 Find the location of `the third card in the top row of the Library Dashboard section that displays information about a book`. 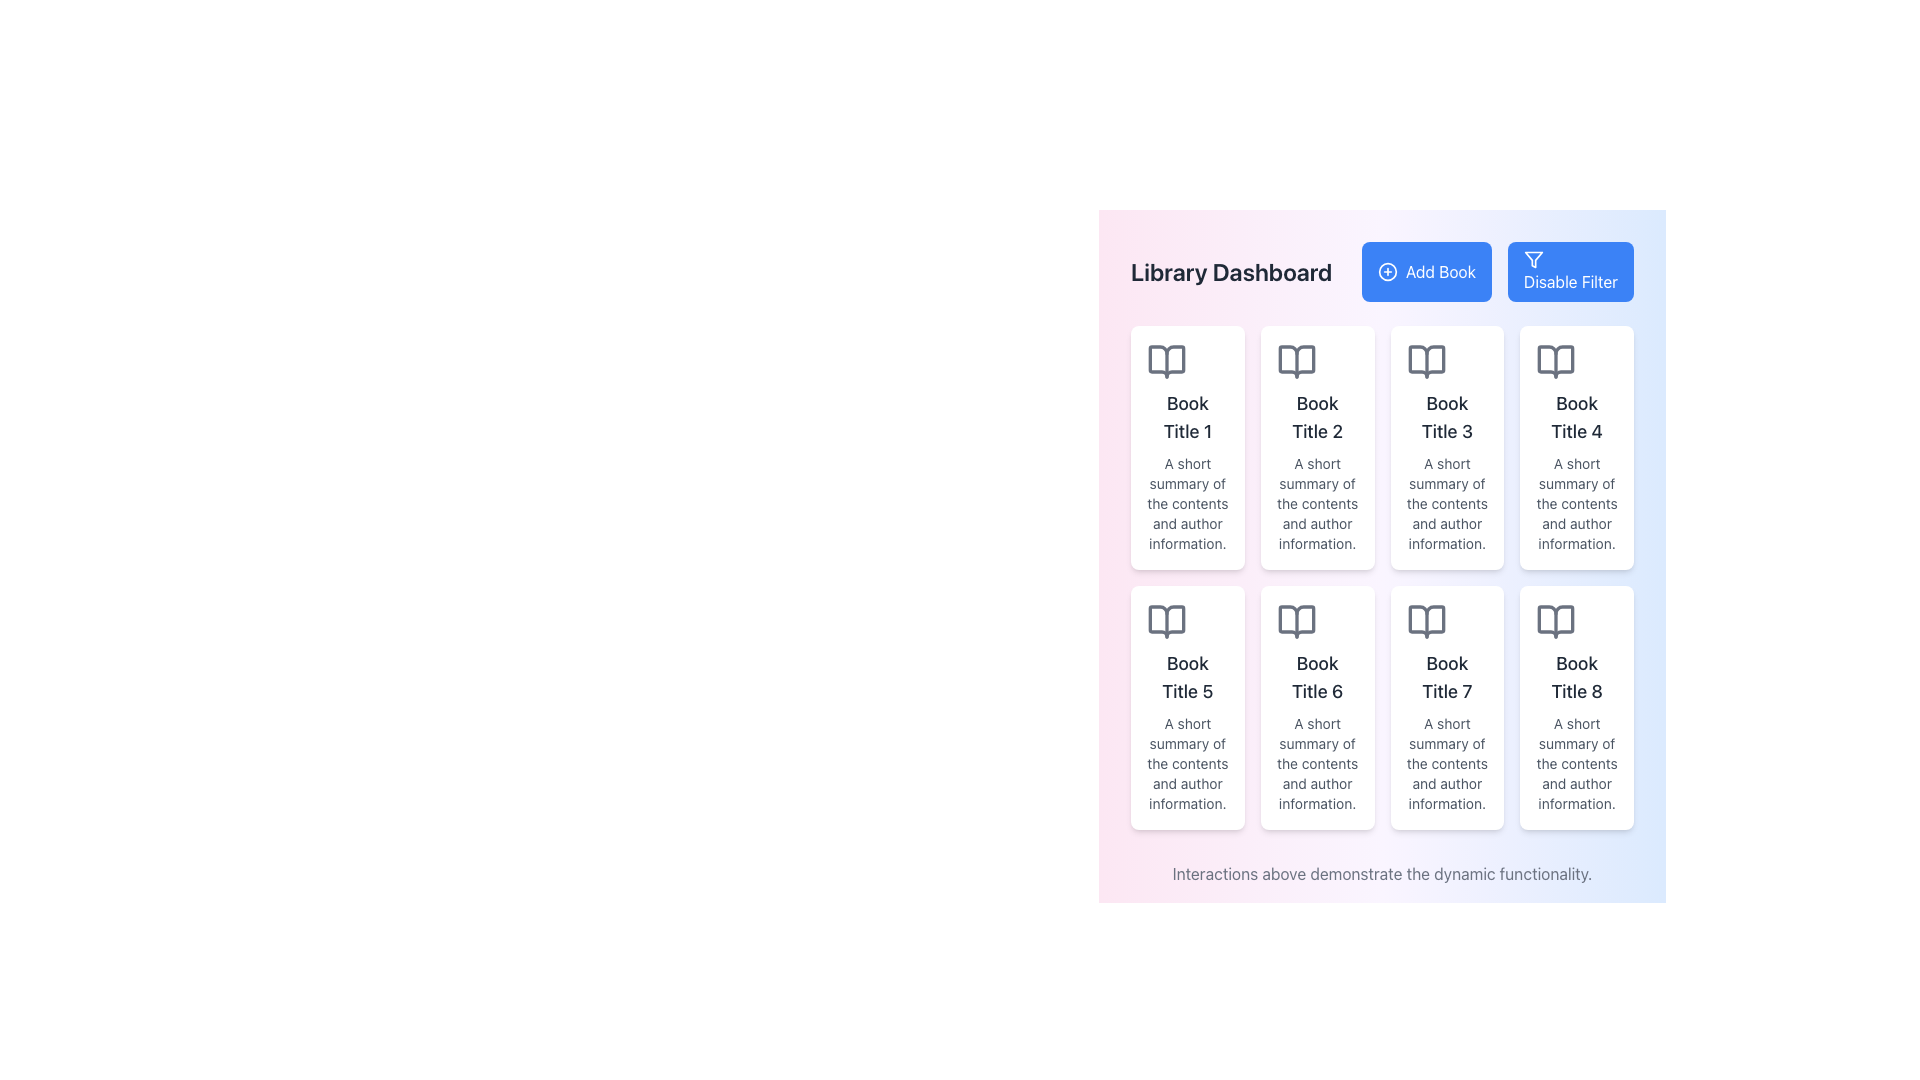

the third card in the top row of the Library Dashboard section that displays information about a book is located at coordinates (1447, 446).